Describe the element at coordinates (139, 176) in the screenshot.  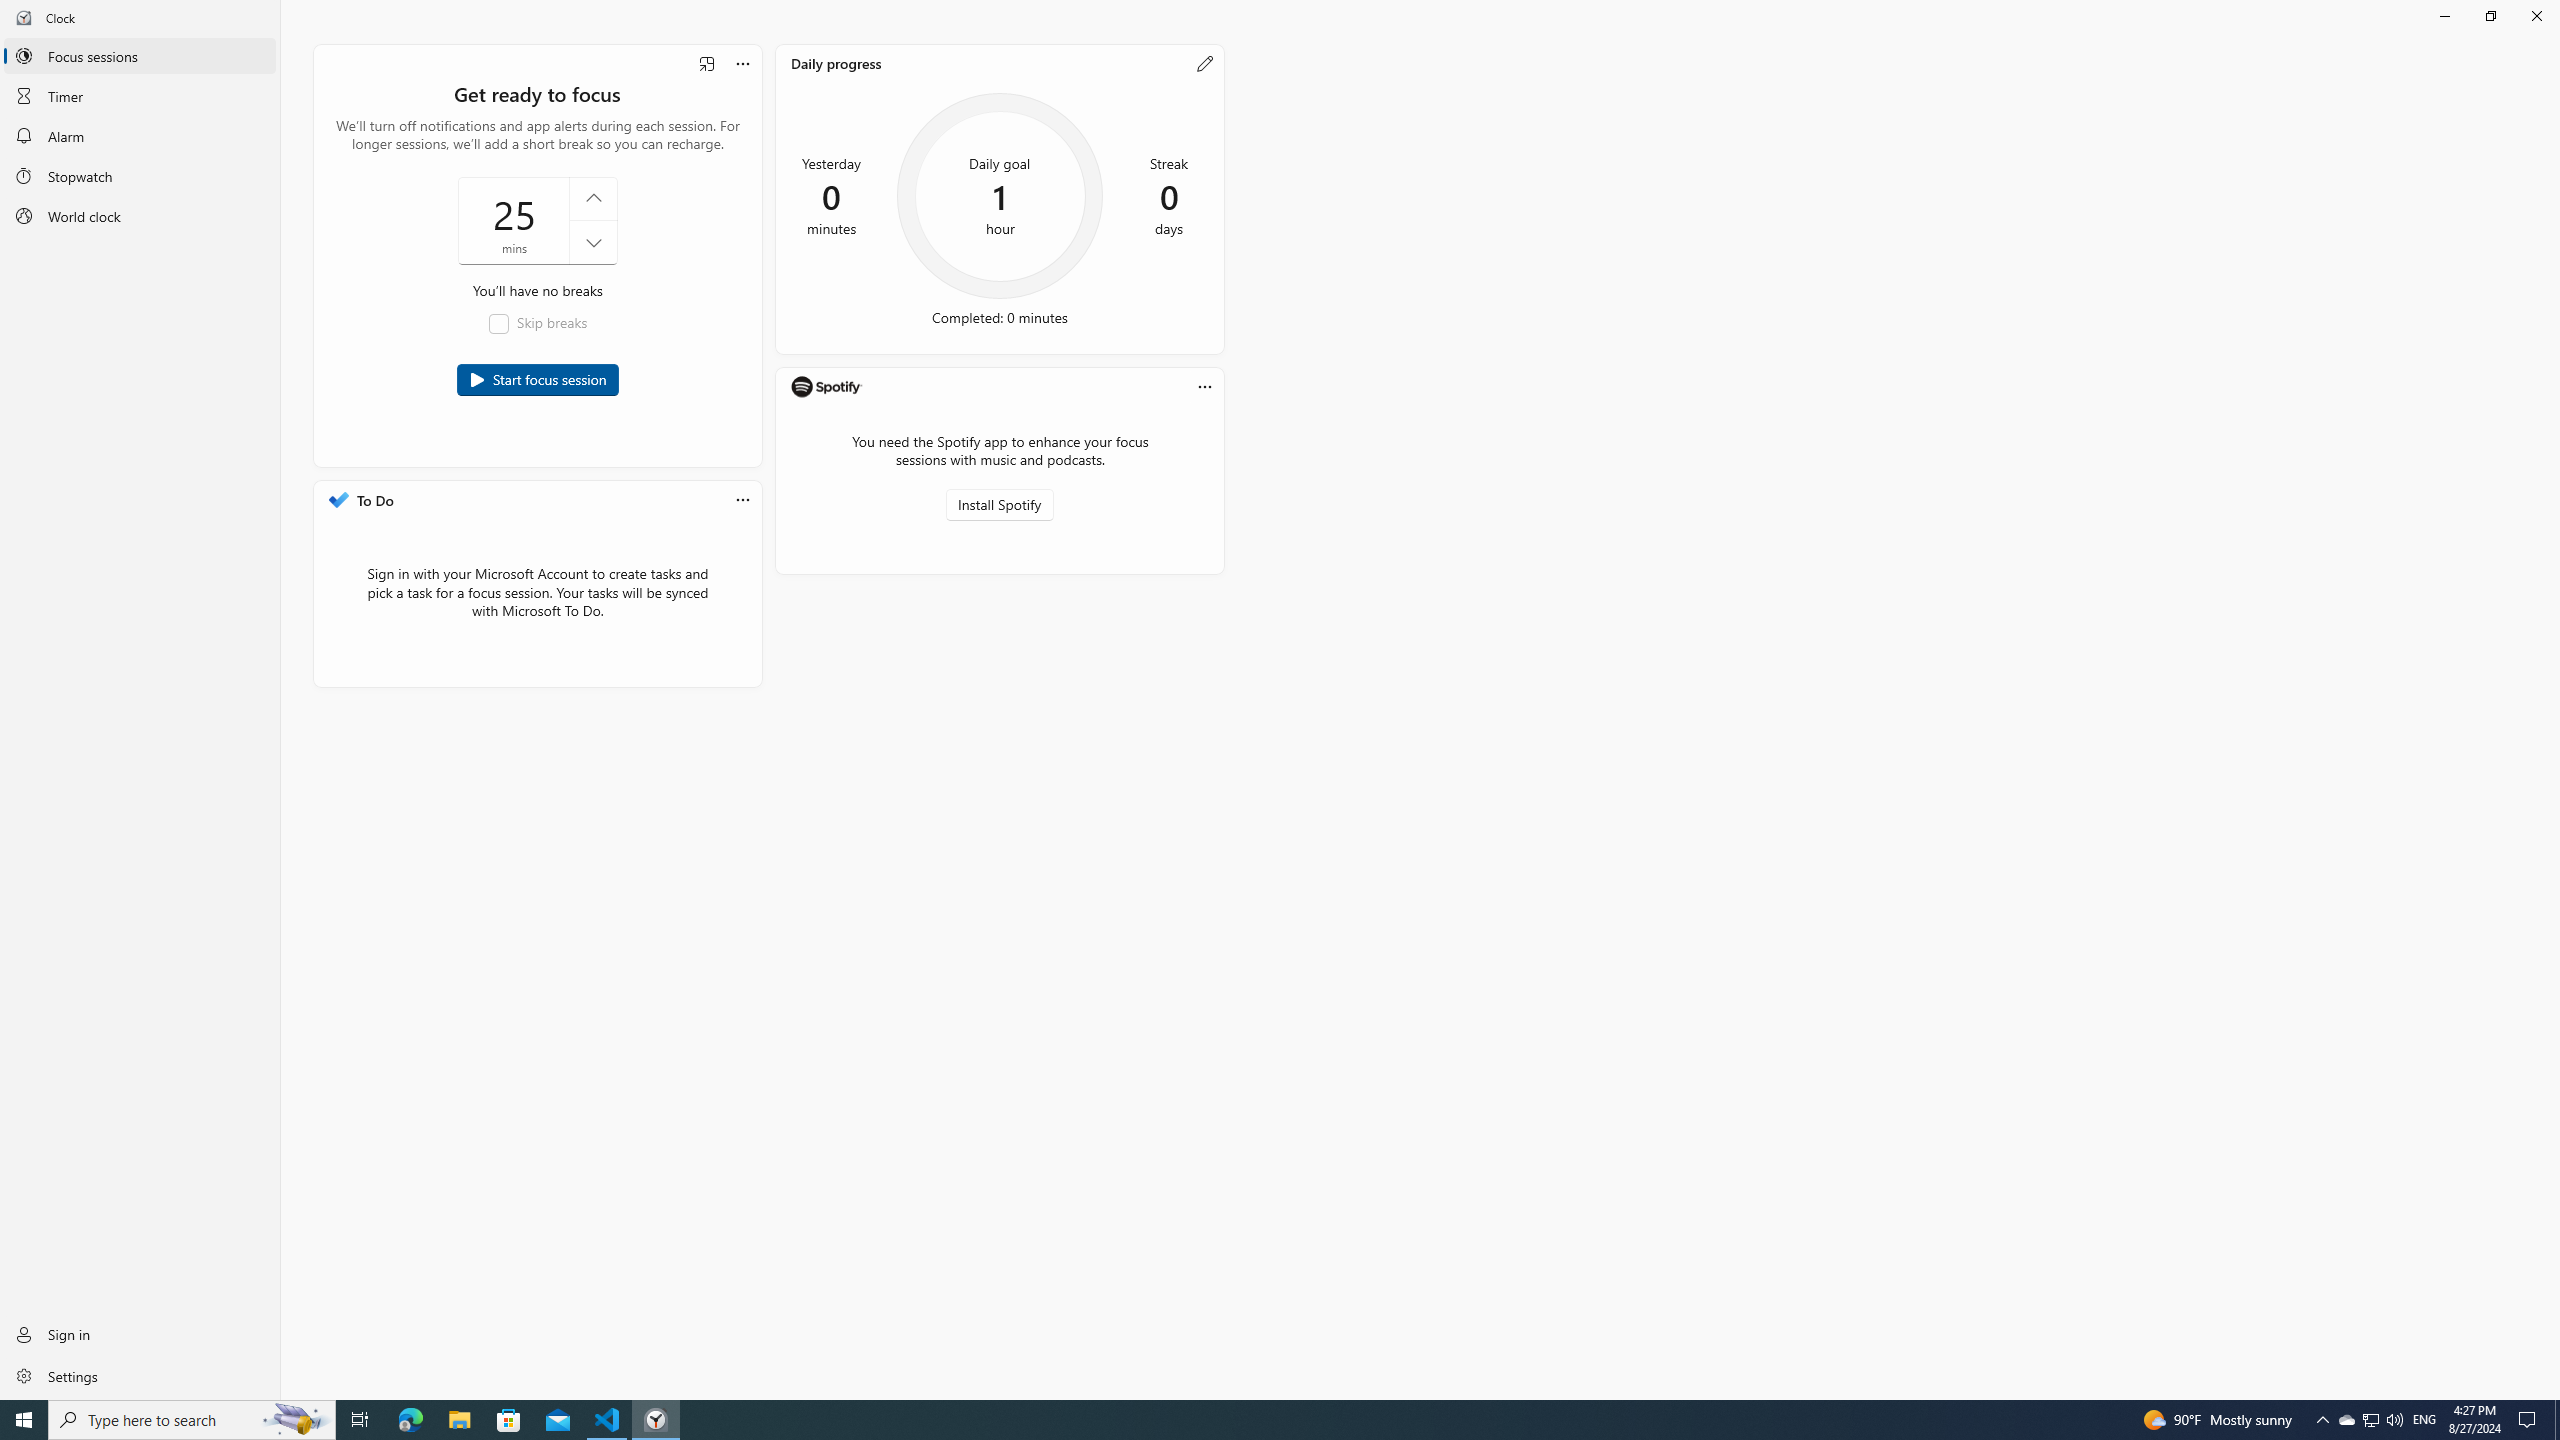
I see `'Stopwatch'` at that location.